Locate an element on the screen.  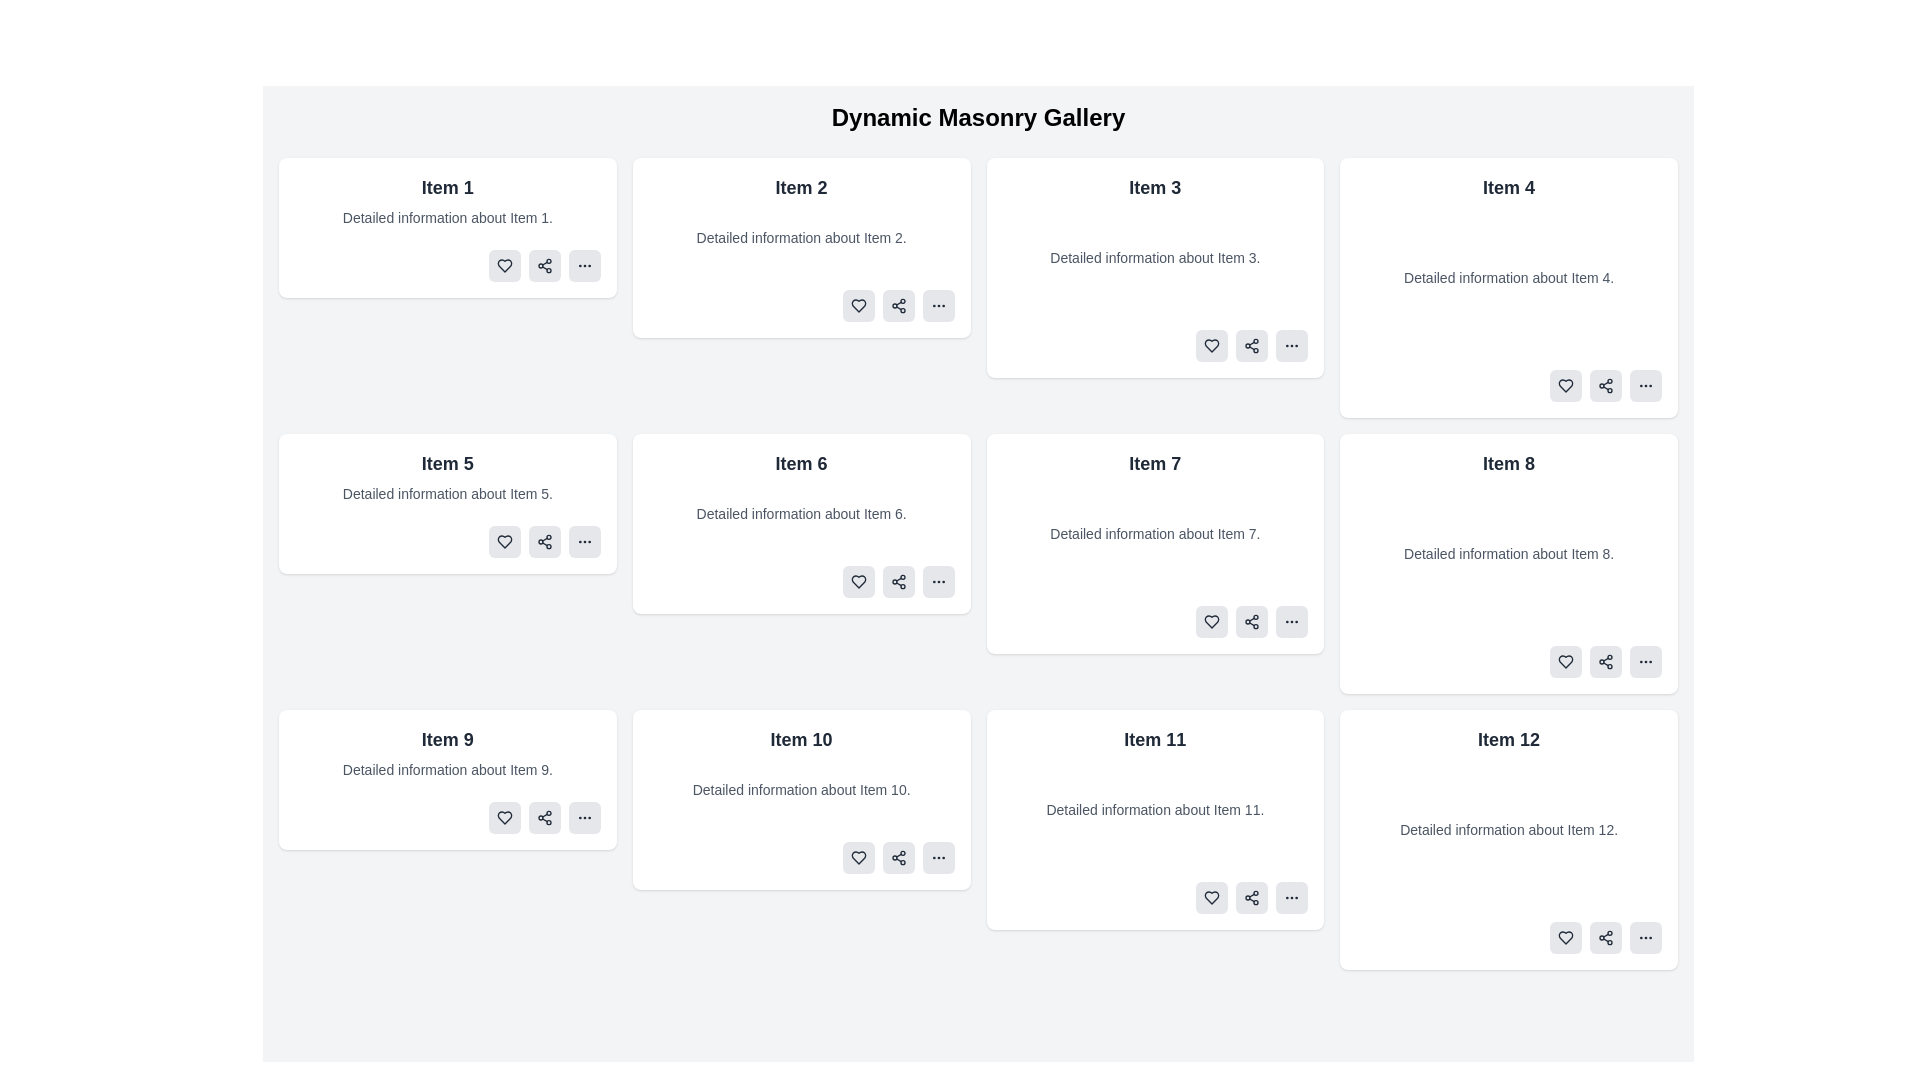
the last button in the bottom-right corner of the box labeled 'Item 12' is located at coordinates (1646, 937).